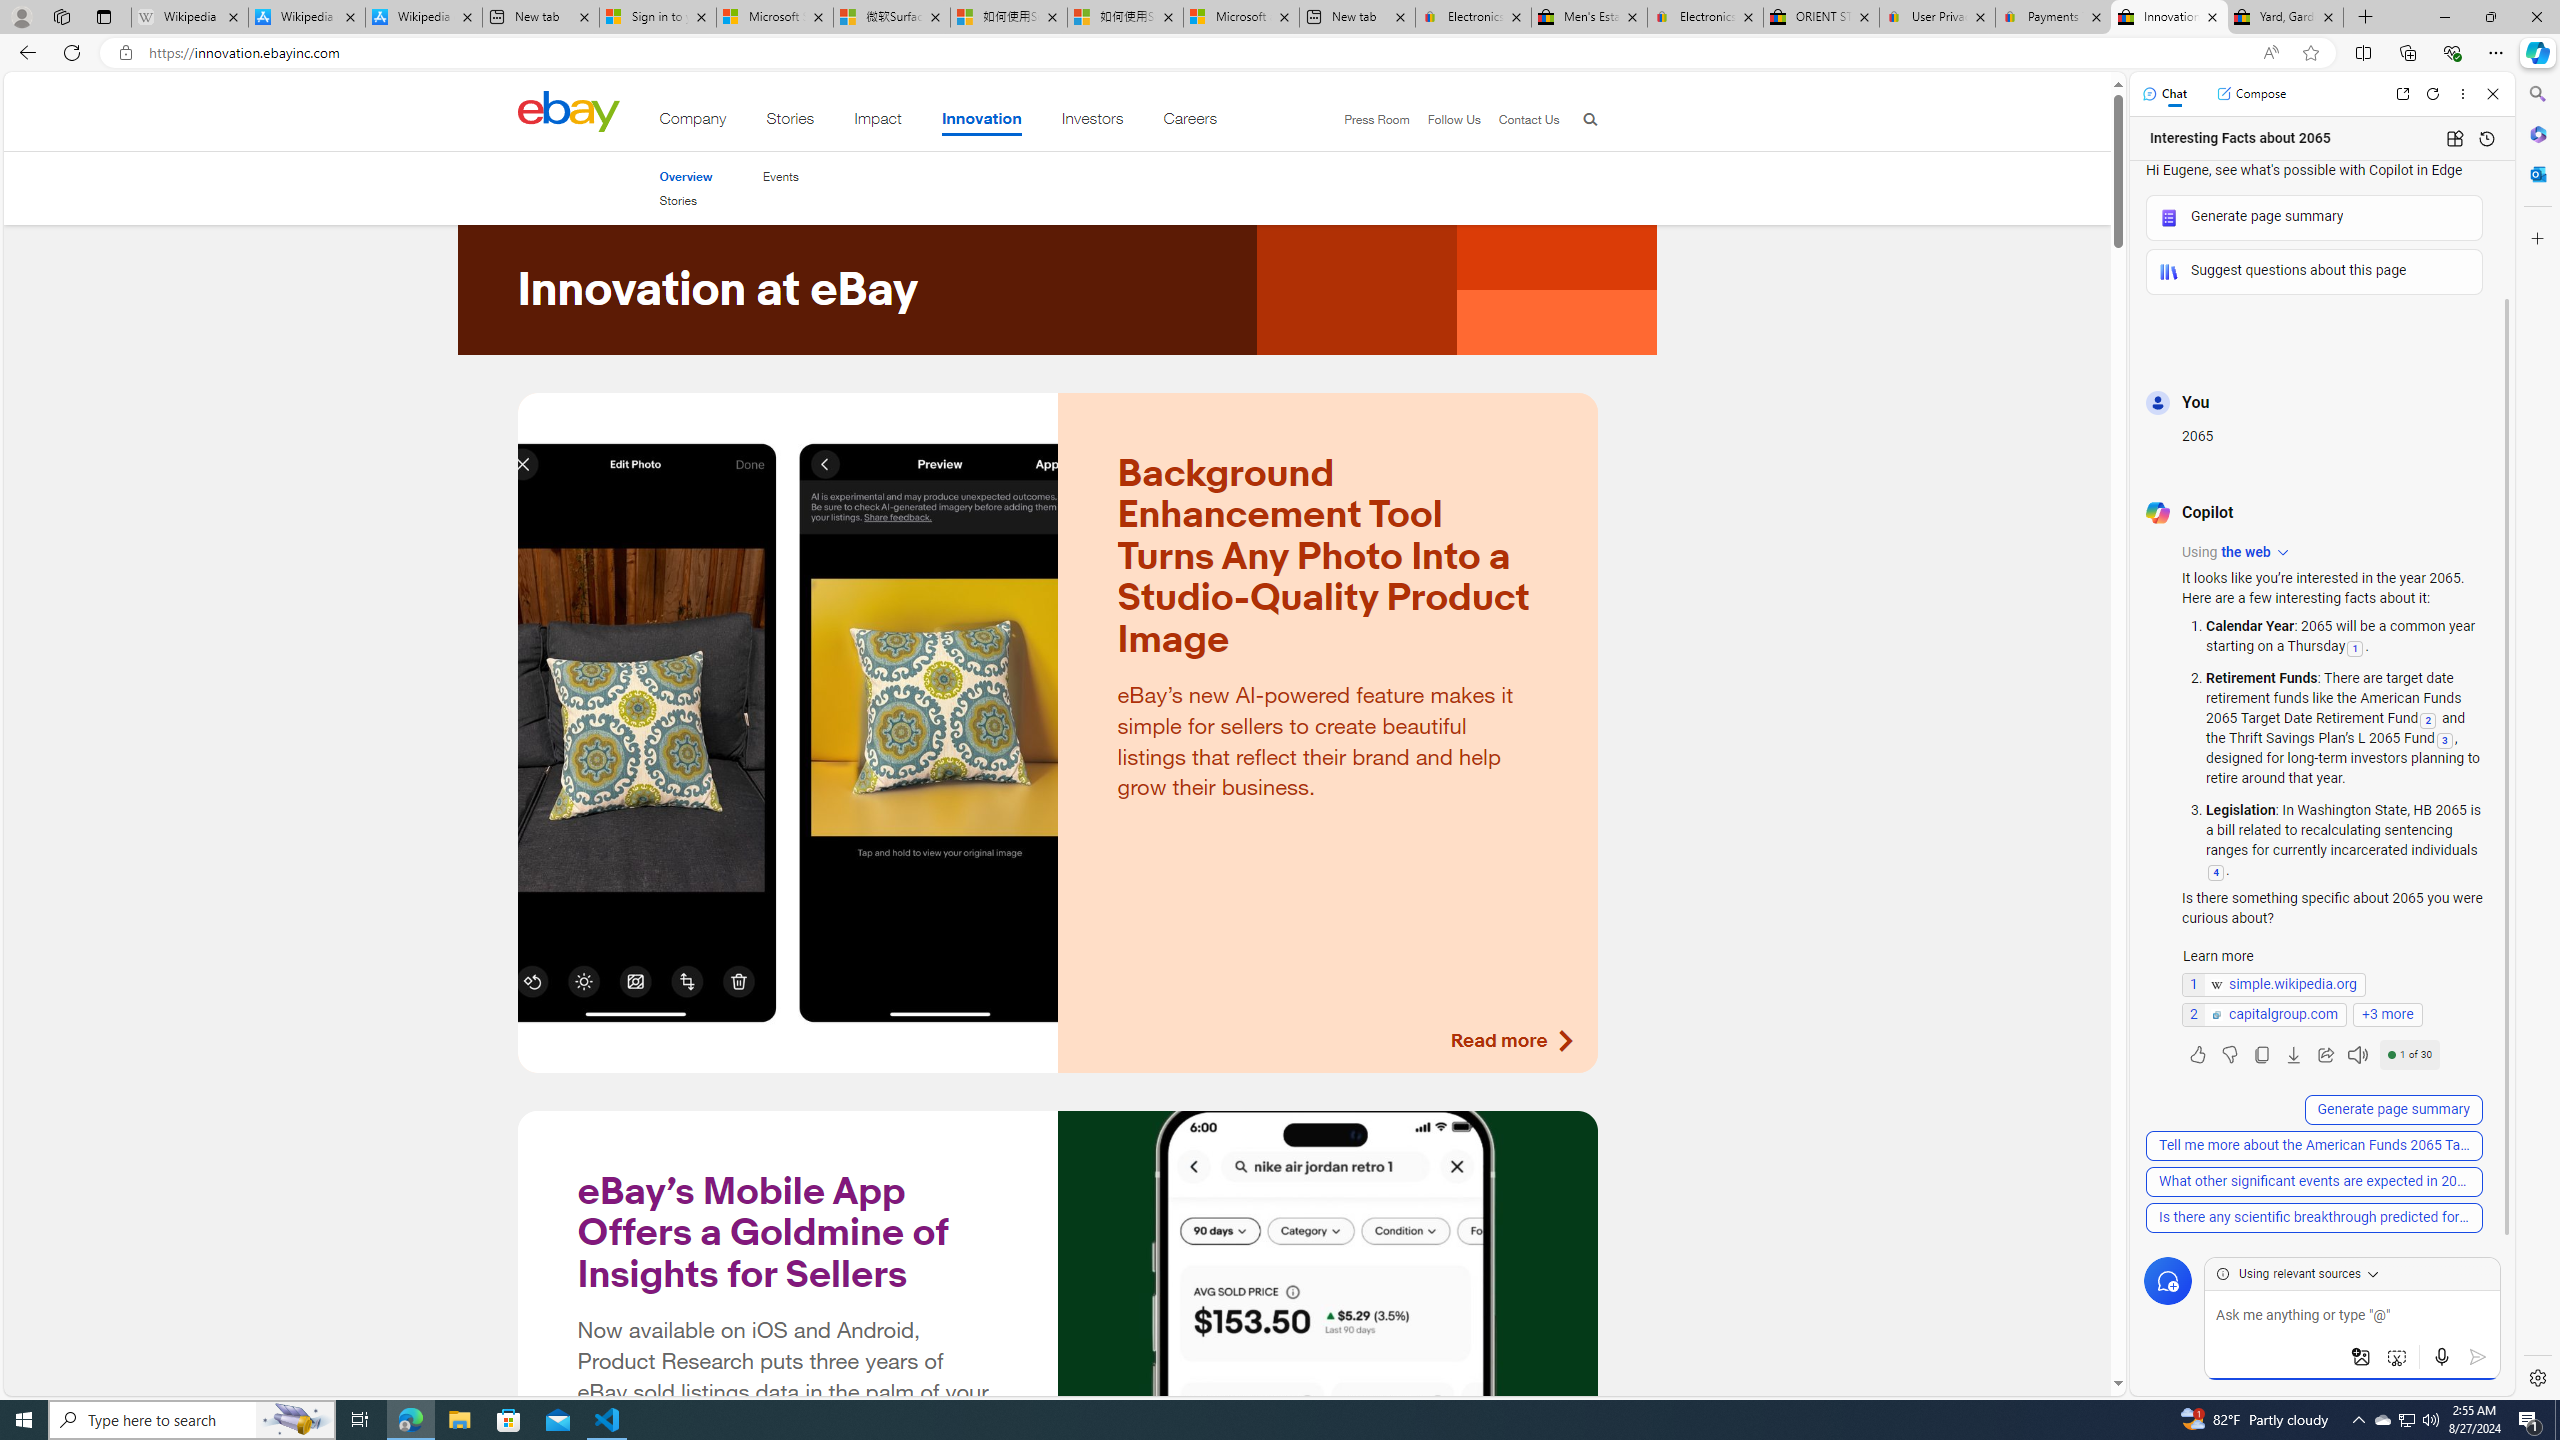  Describe the element at coordinates (677, 199) in the screenshot. I see `'Stories'` at that location.